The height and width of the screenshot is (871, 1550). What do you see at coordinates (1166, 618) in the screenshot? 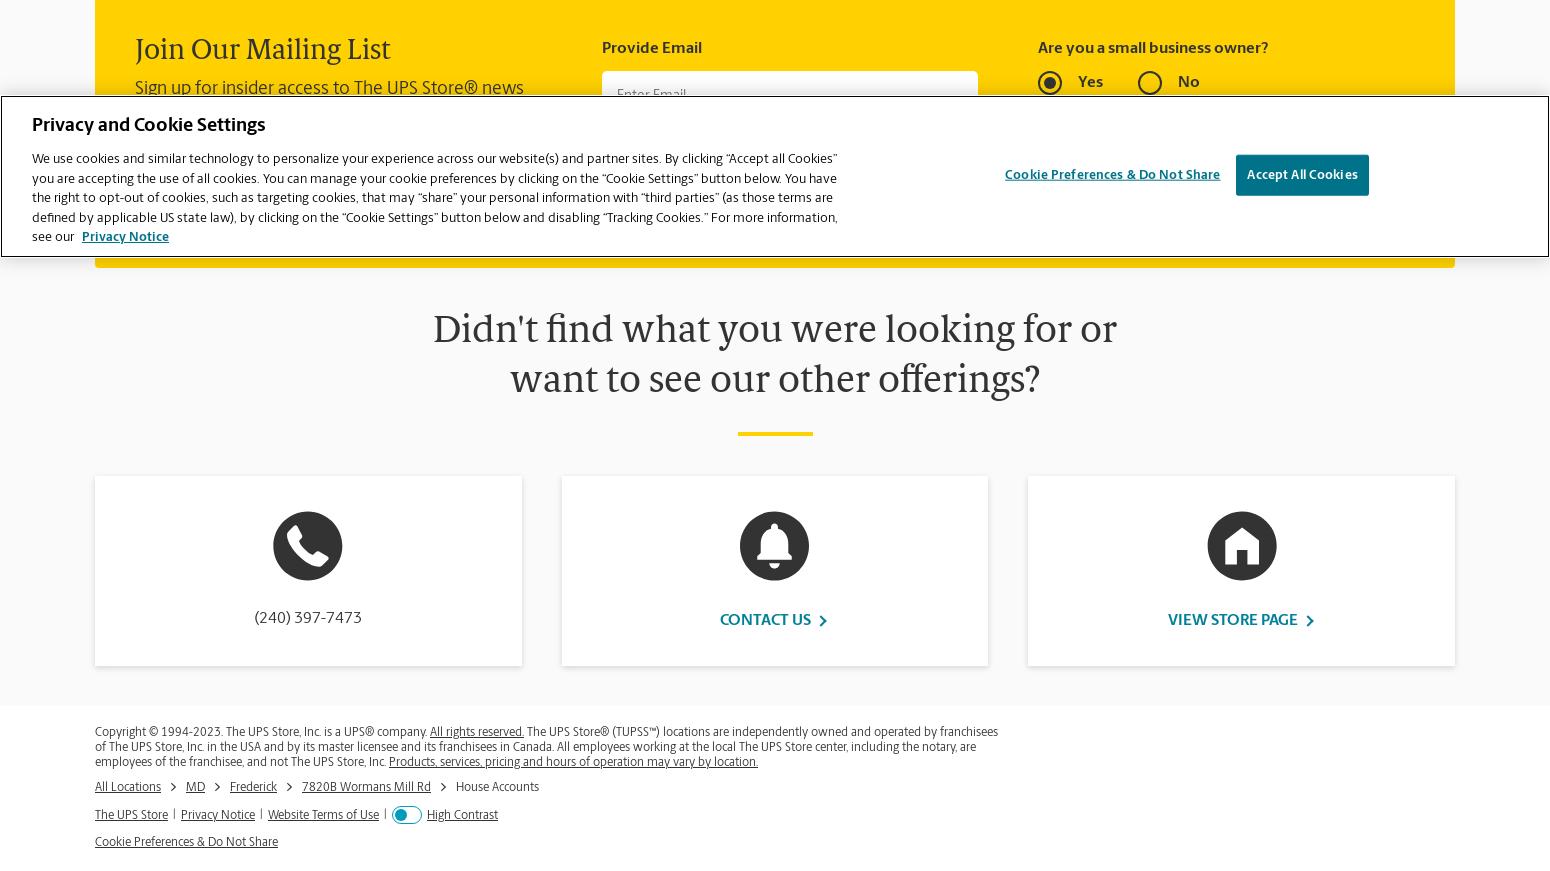
I see `'View Store Page'` at bounding box center [1166, 618].